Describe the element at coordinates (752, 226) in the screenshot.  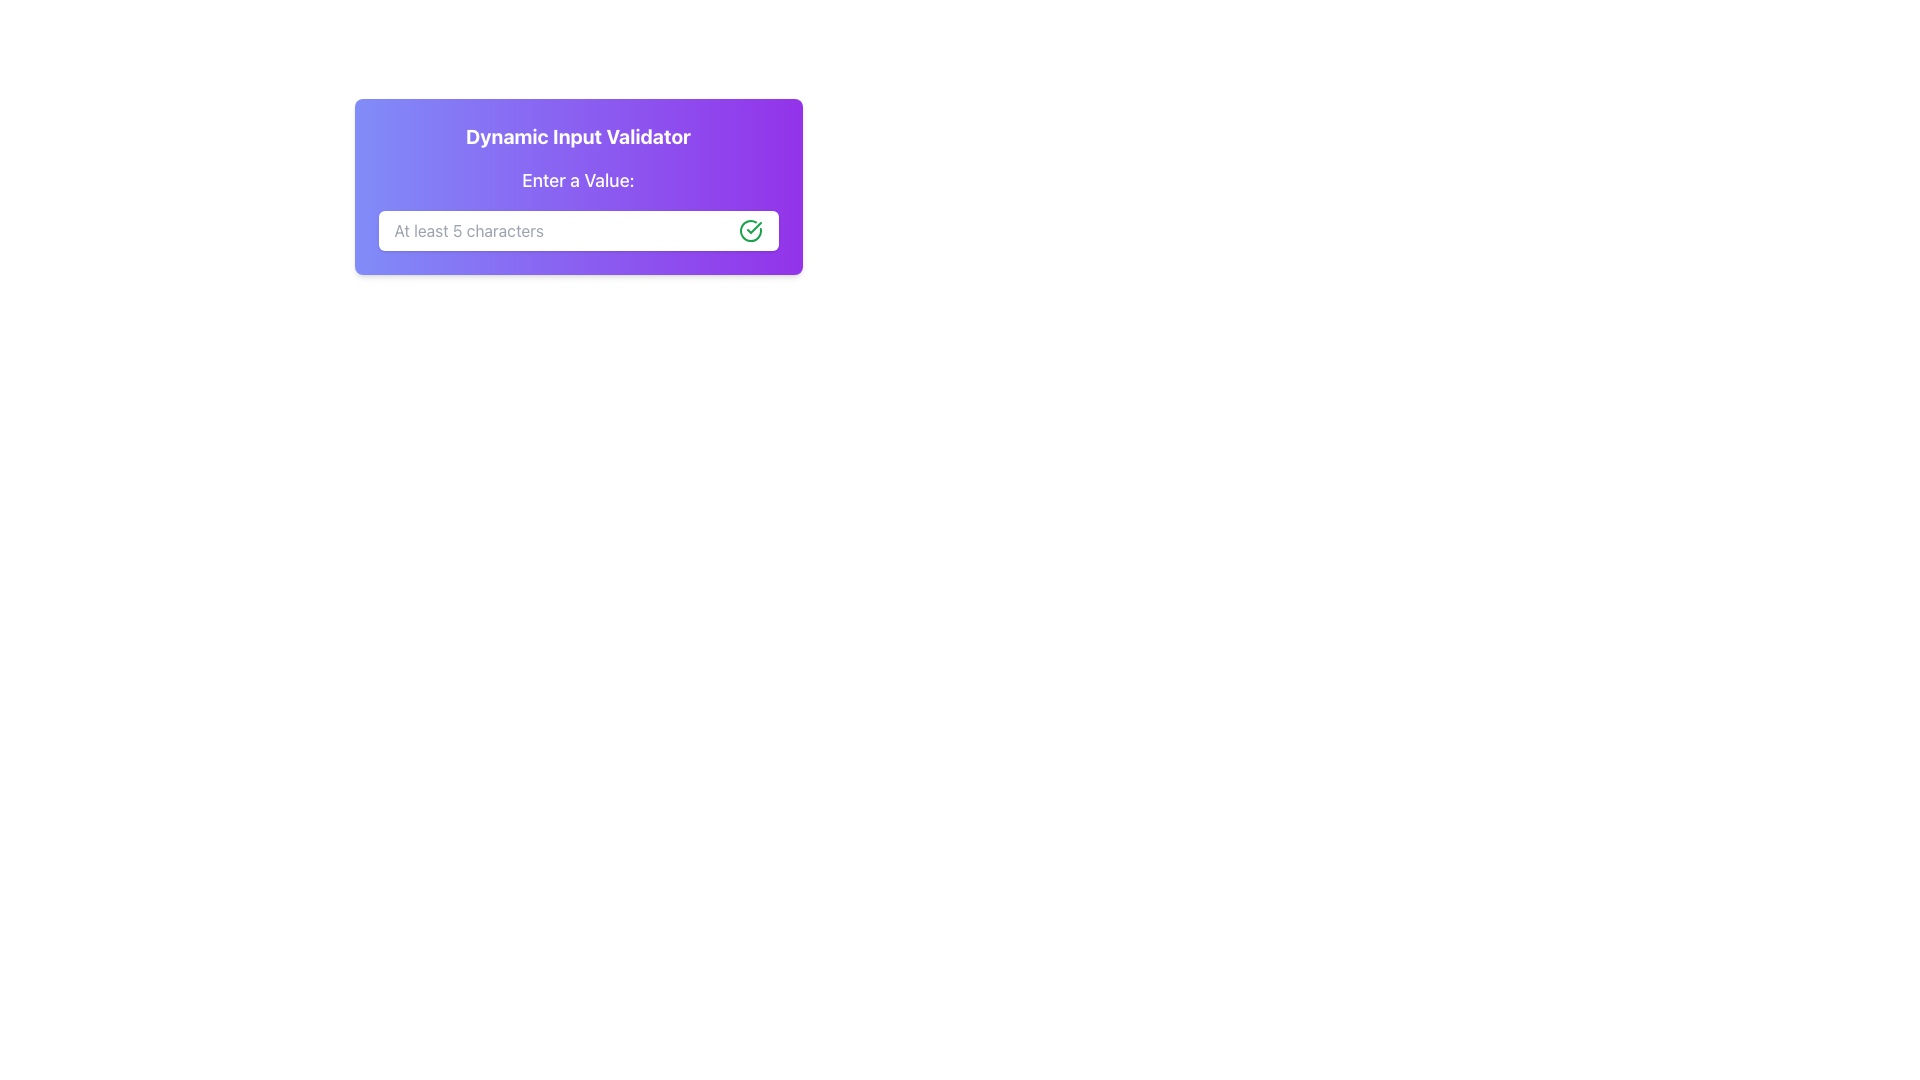
I see `the green circular icon indicating successful validation, located on the right side of the input field` at that location.